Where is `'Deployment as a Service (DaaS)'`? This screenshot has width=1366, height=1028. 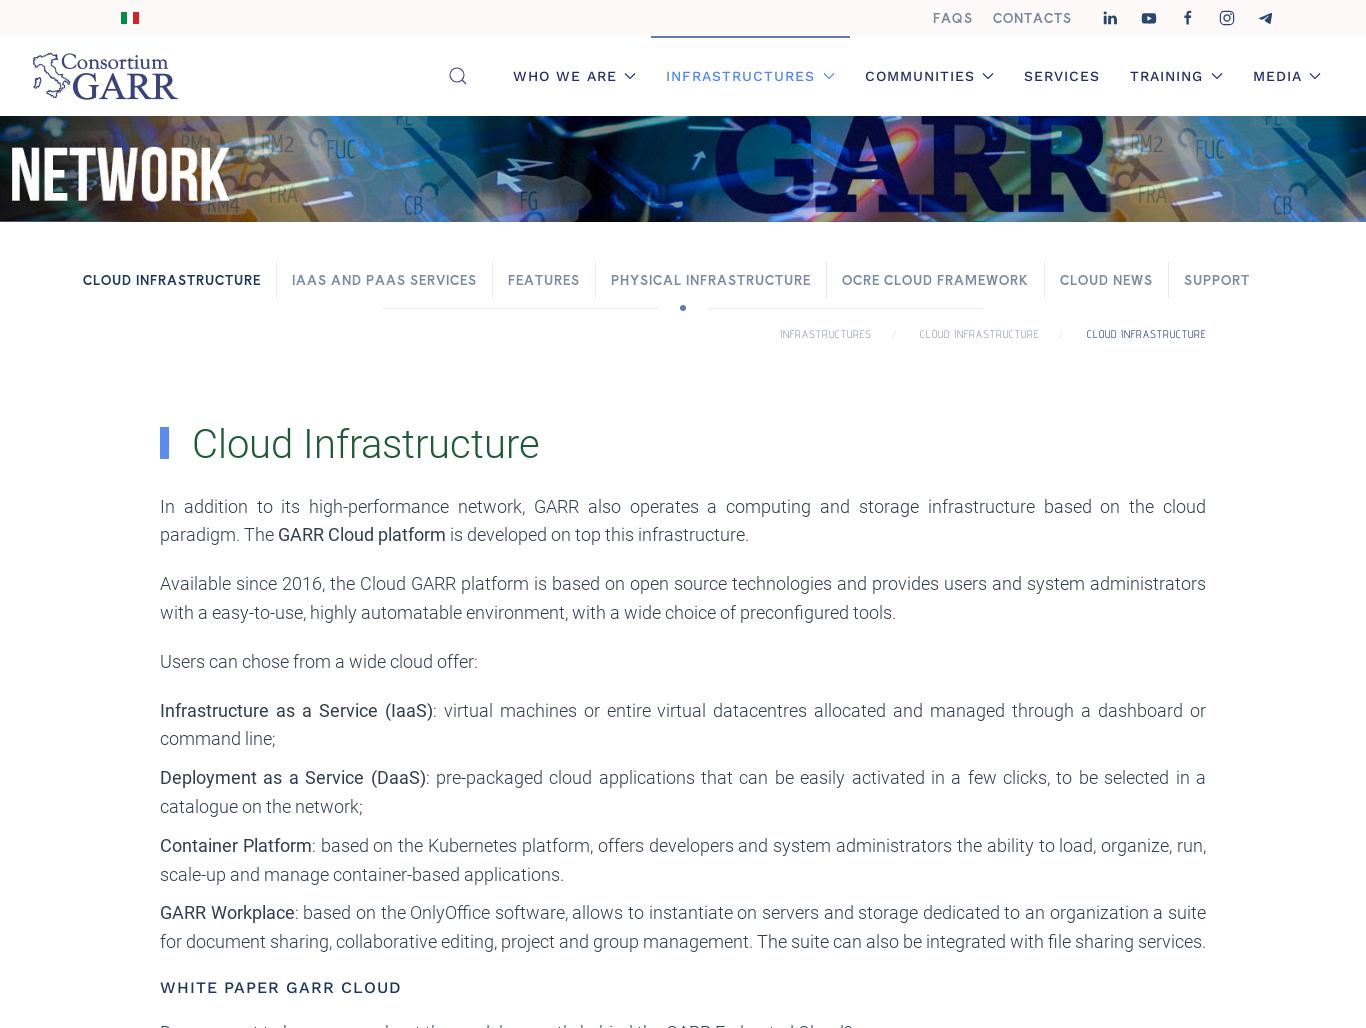 'Deployment as a Service (DaaS)' is located at coordinates (292, 777).